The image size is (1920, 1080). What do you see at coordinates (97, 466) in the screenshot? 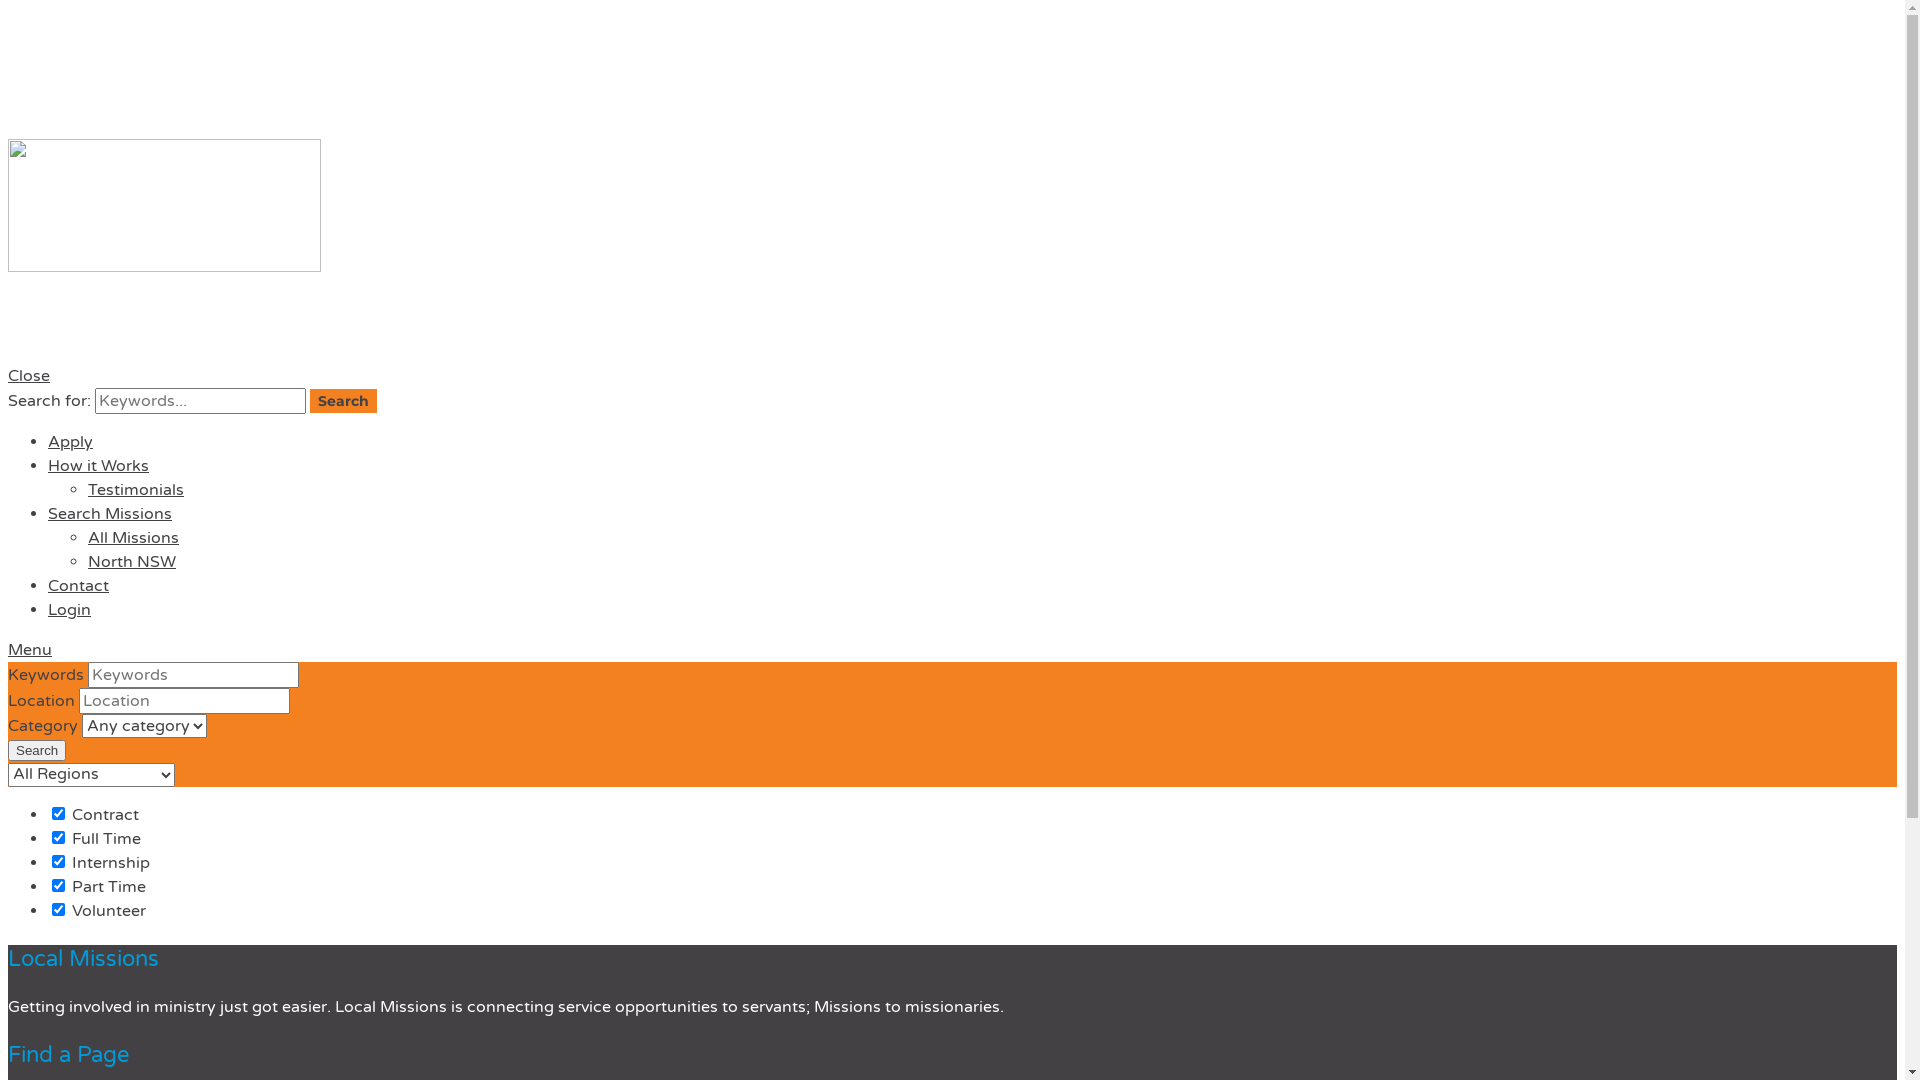
I see `'How it Works'` at bounding box center [97, 466].